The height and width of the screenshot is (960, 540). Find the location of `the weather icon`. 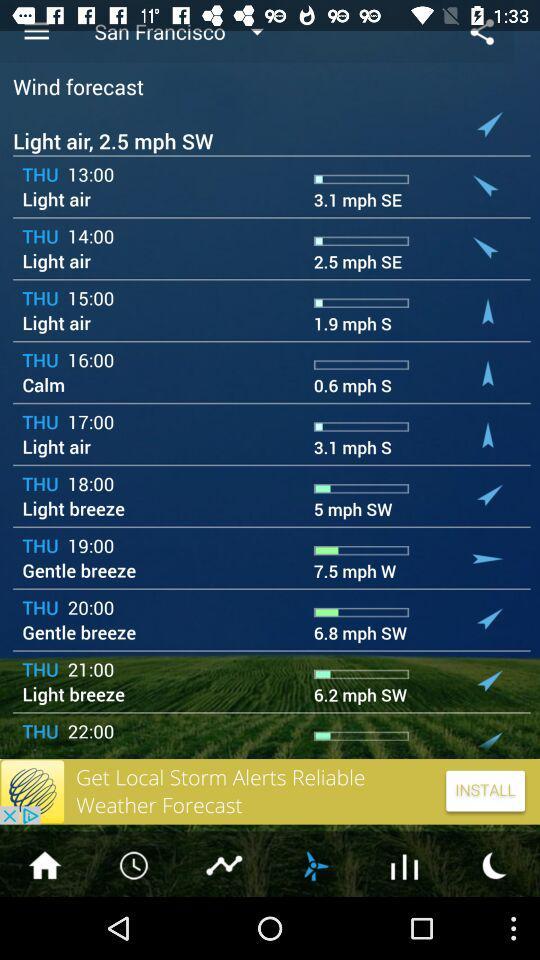

the weather icon is located at coordinates (494, 925).